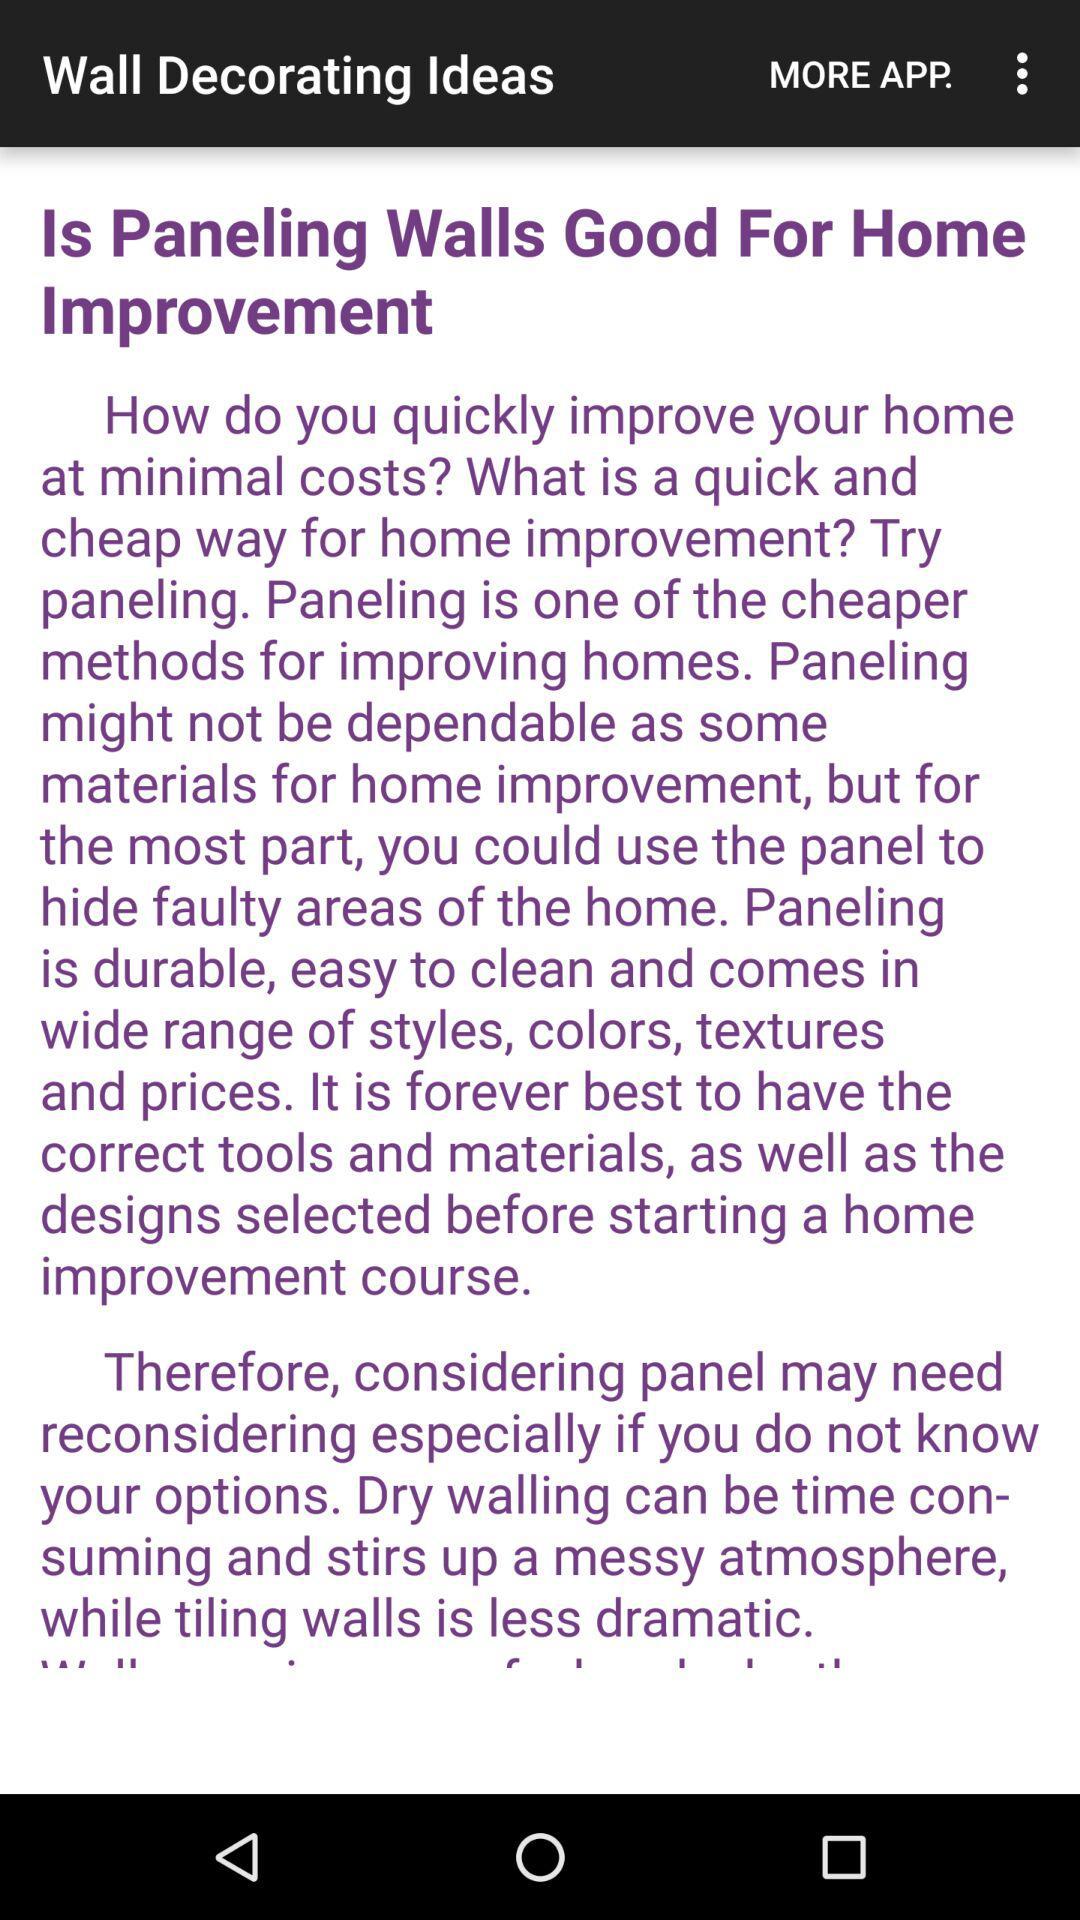 This screenshot has width=1080, height=1920. What do you see at coordinates (860, 73) in the screenshot?
I see `the item above is paneling walls app` at bounding box center [860, 73].